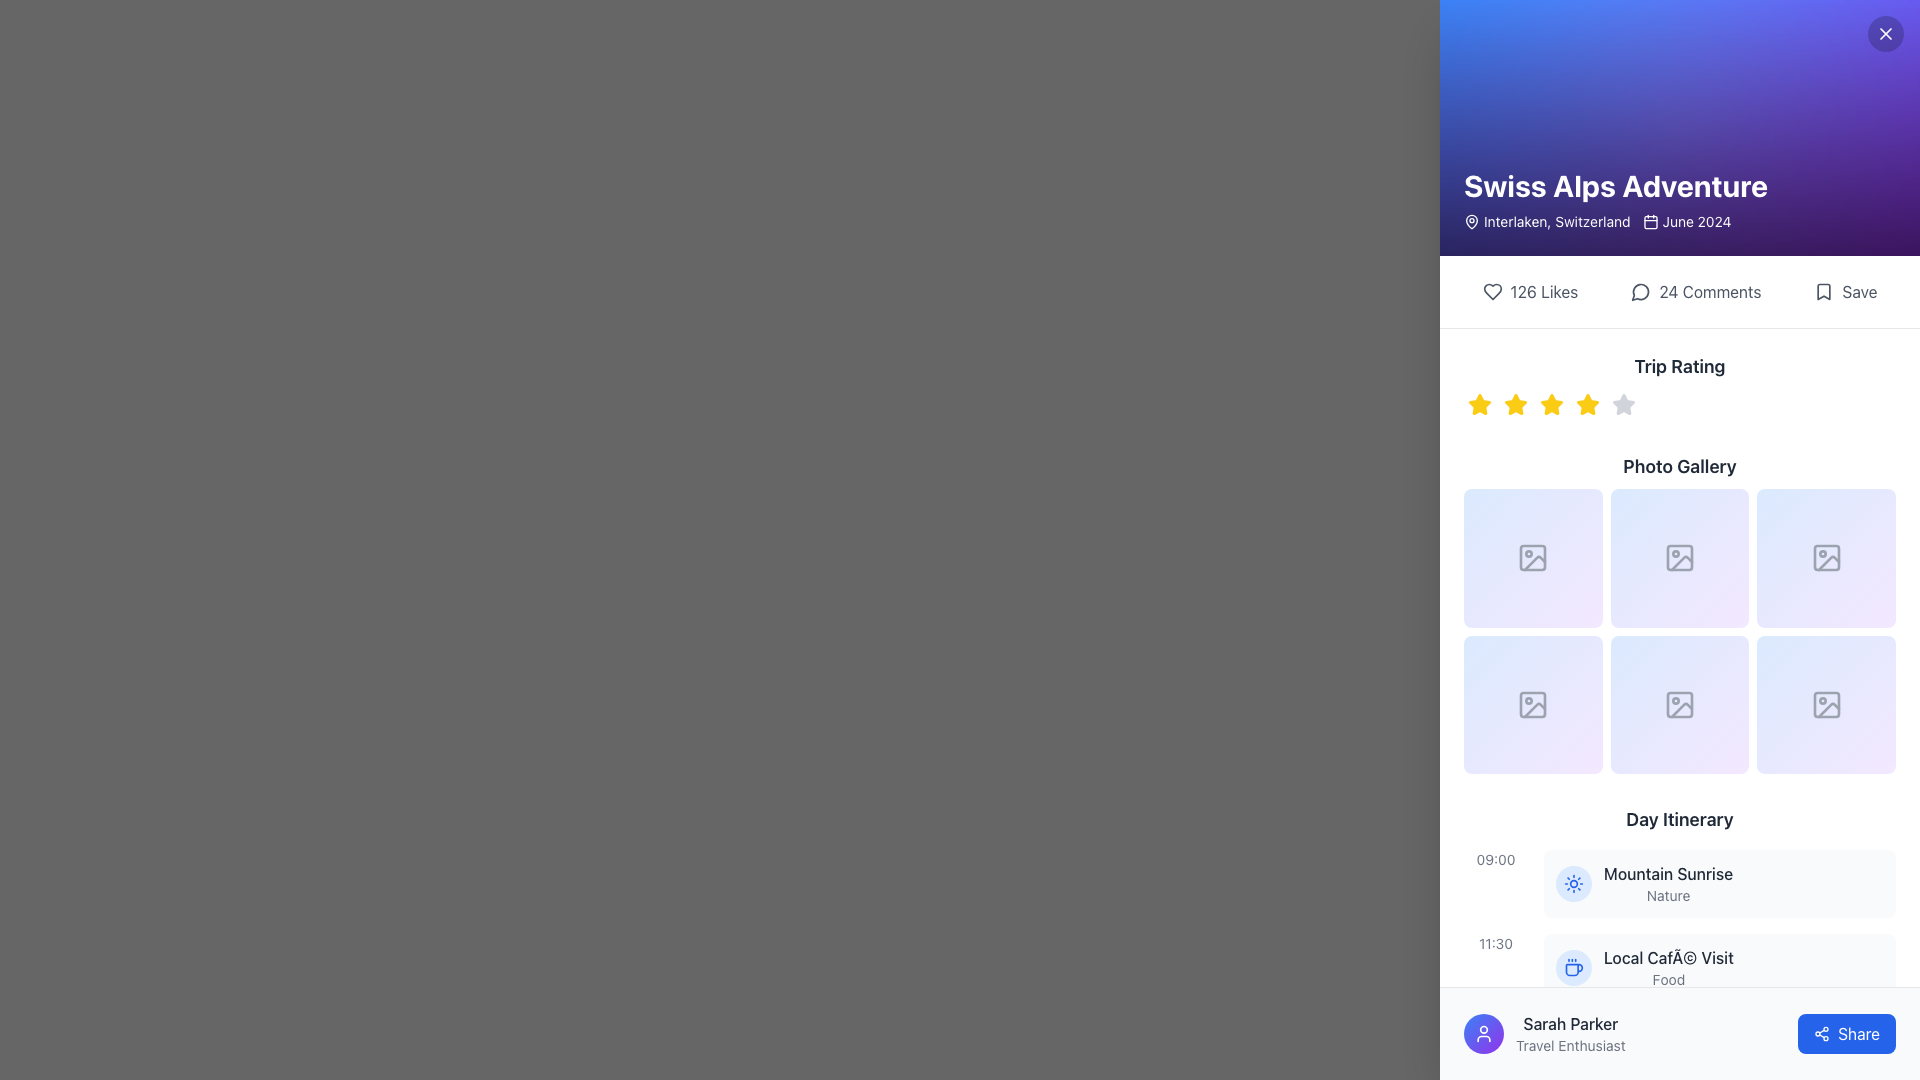 The width and height of the screenshot is (1920, 1080). Describe the element at coordinates (1668, 883) in the screenshot. I see `the text label element labeled 'Mountain Sunrise' with a subtext of 'Nature' located in the first row of the 'Day Itinerary' section` at that location.